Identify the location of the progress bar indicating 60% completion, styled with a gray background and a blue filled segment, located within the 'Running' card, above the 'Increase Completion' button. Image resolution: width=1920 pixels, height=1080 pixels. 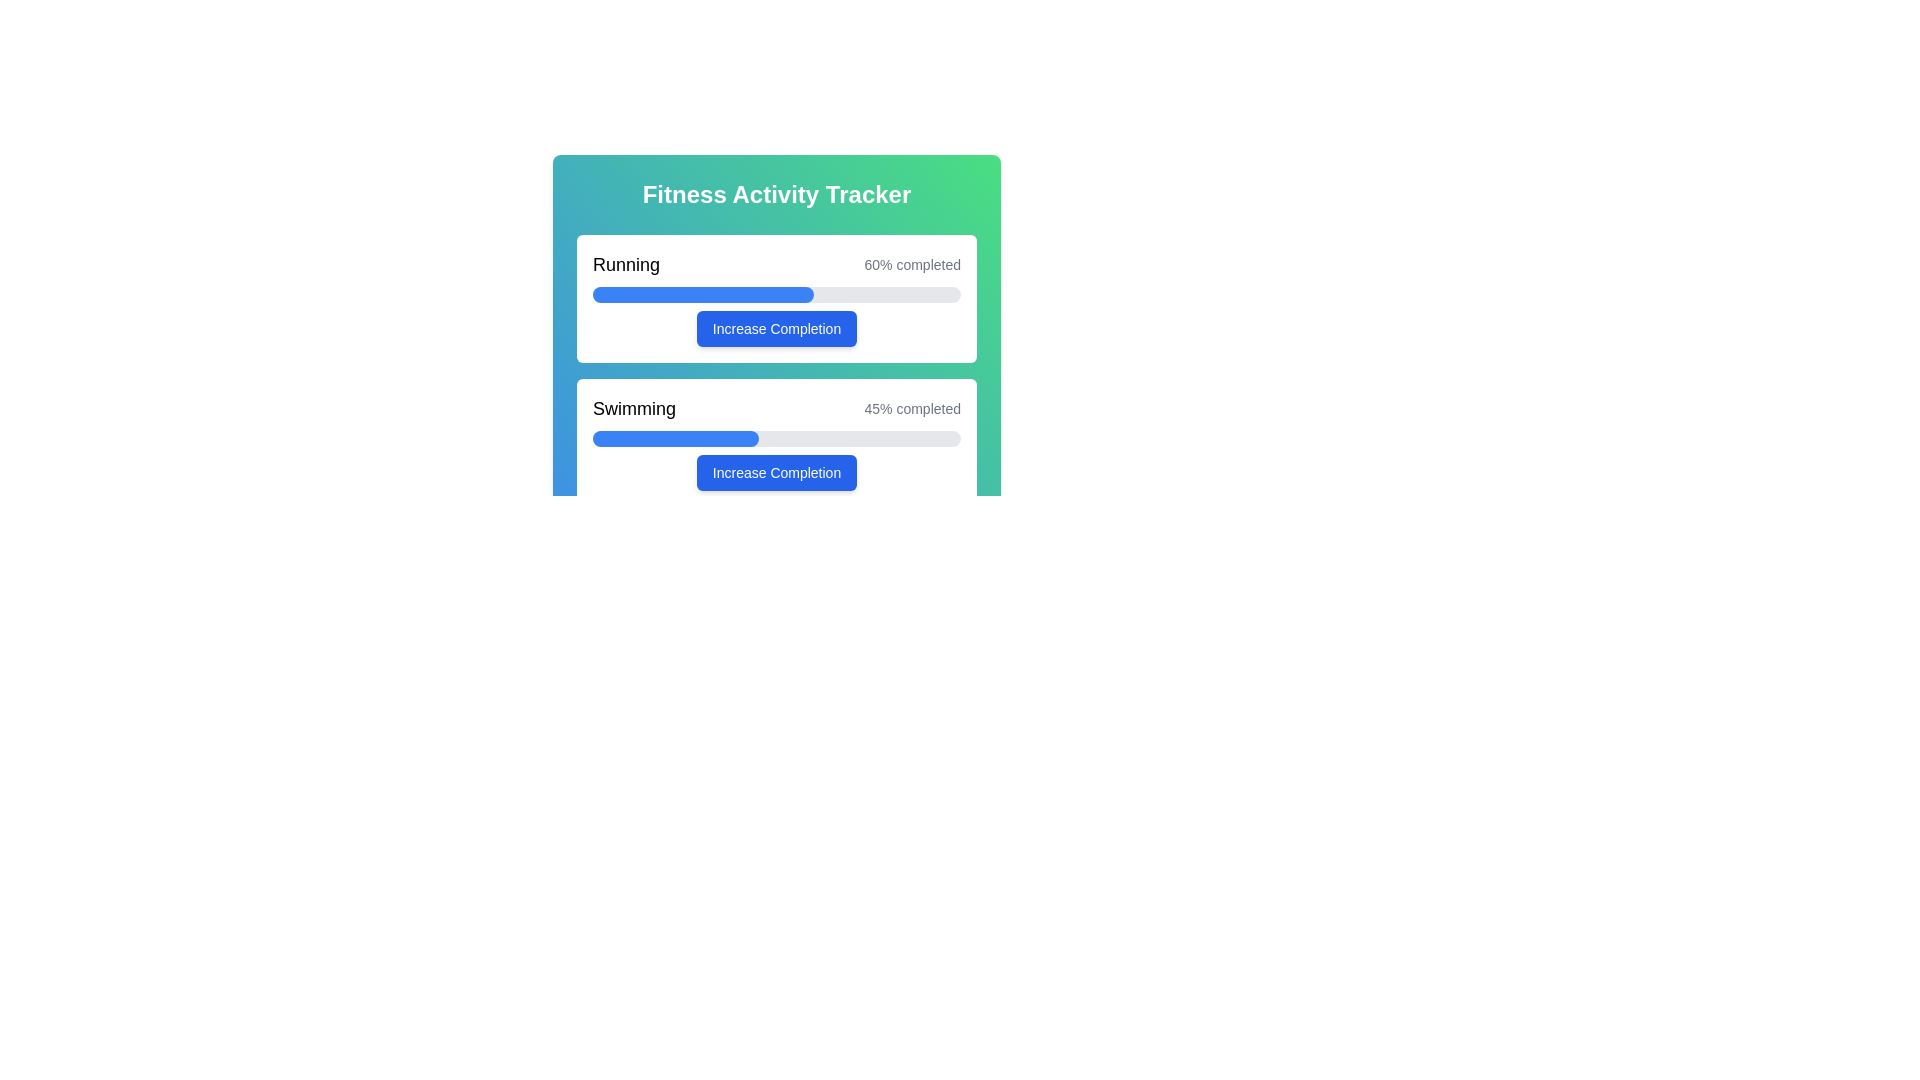
(776, 294).